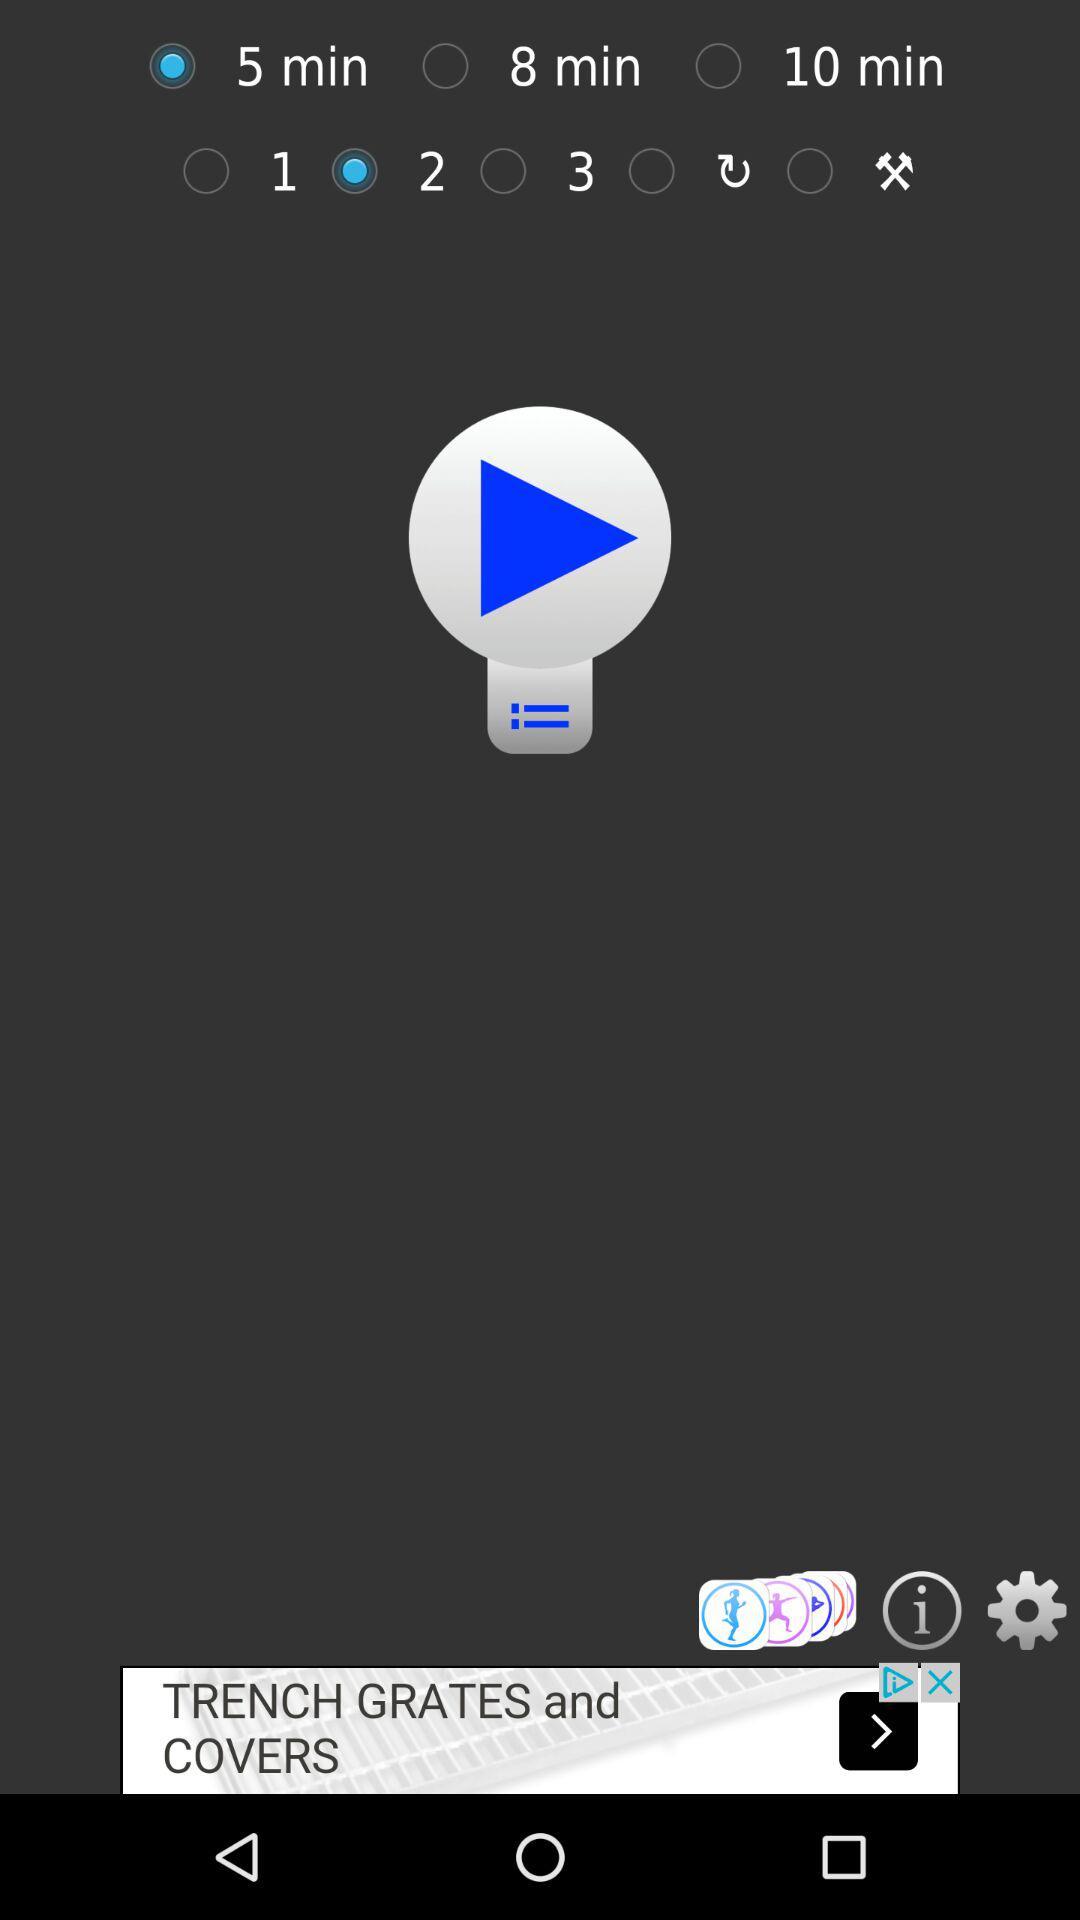  What do you see at coordinates (365, 171) in the screenshot?
I see `icon` at bounding box center [365, 171].